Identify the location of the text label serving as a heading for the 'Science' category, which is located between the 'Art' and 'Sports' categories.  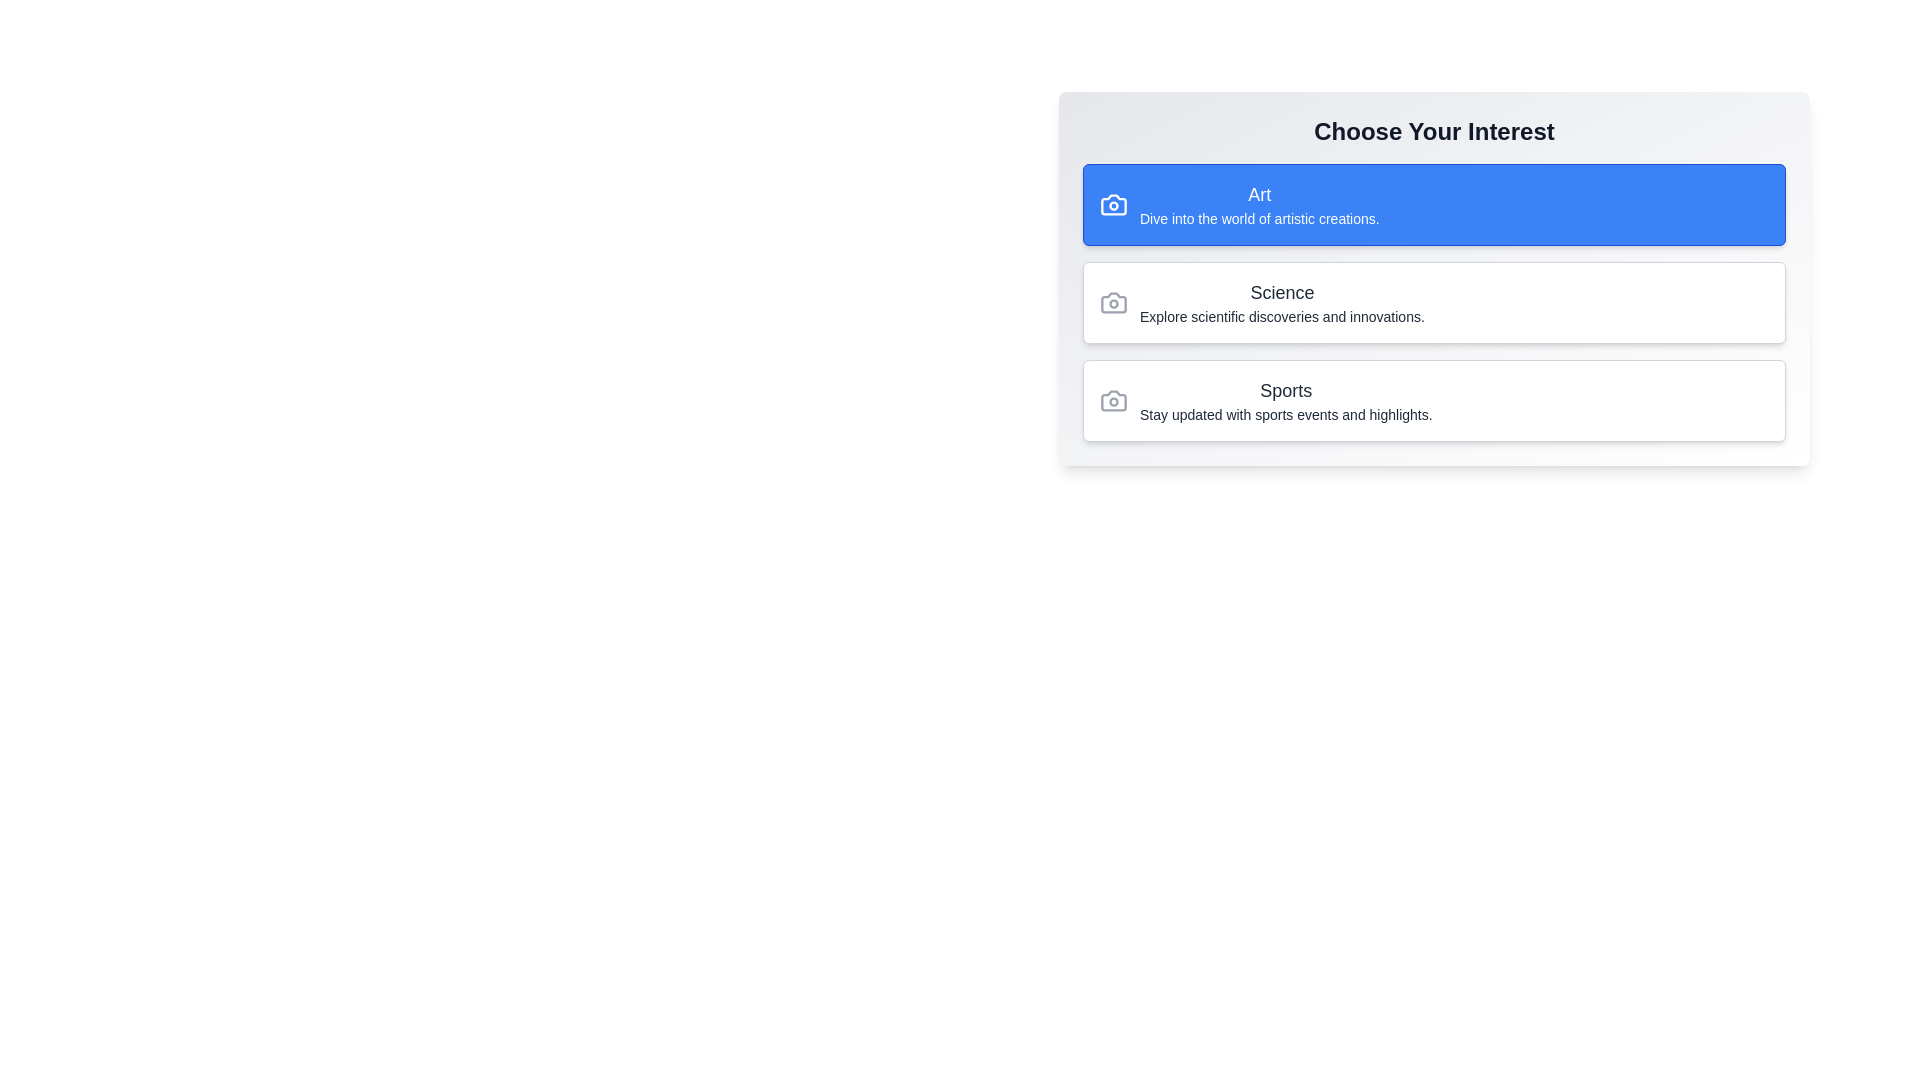
(1282, 293).